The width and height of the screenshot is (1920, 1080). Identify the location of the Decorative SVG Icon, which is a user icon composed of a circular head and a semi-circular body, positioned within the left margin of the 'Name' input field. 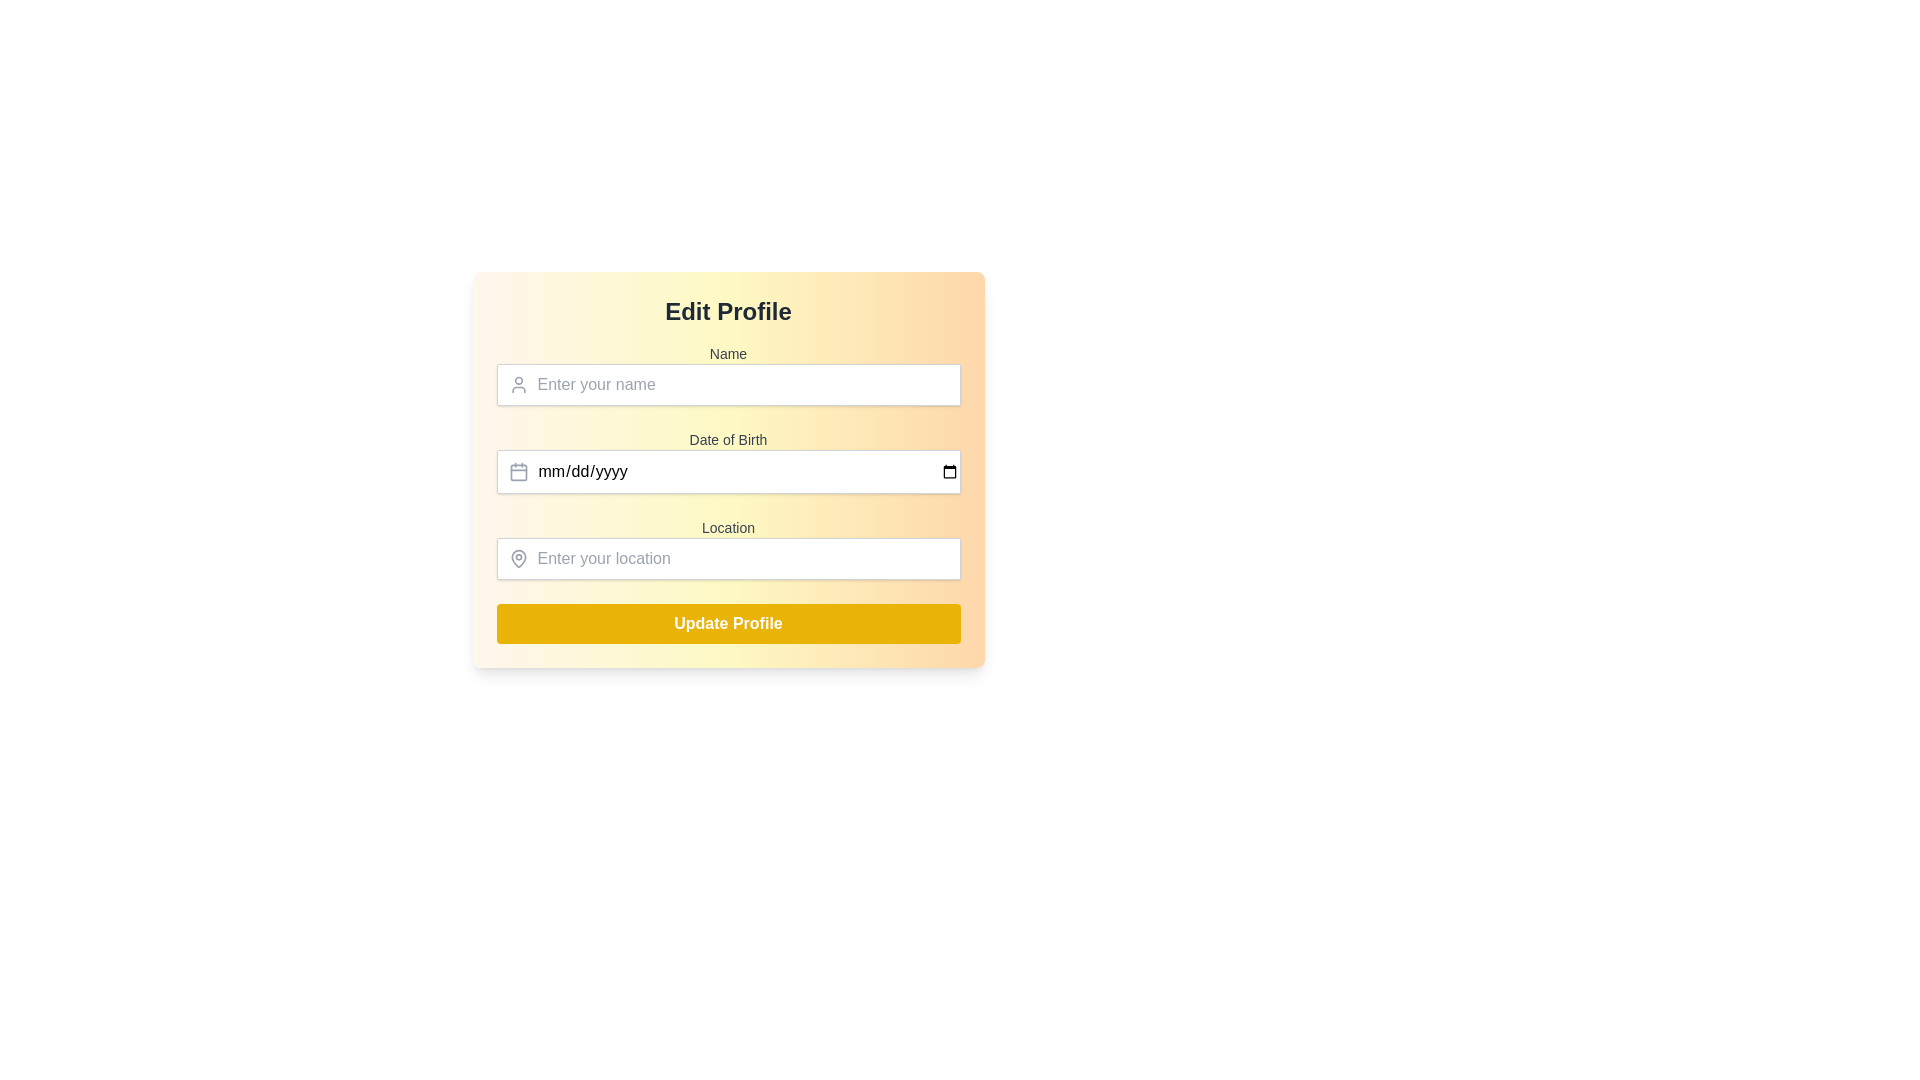
(518, 385).